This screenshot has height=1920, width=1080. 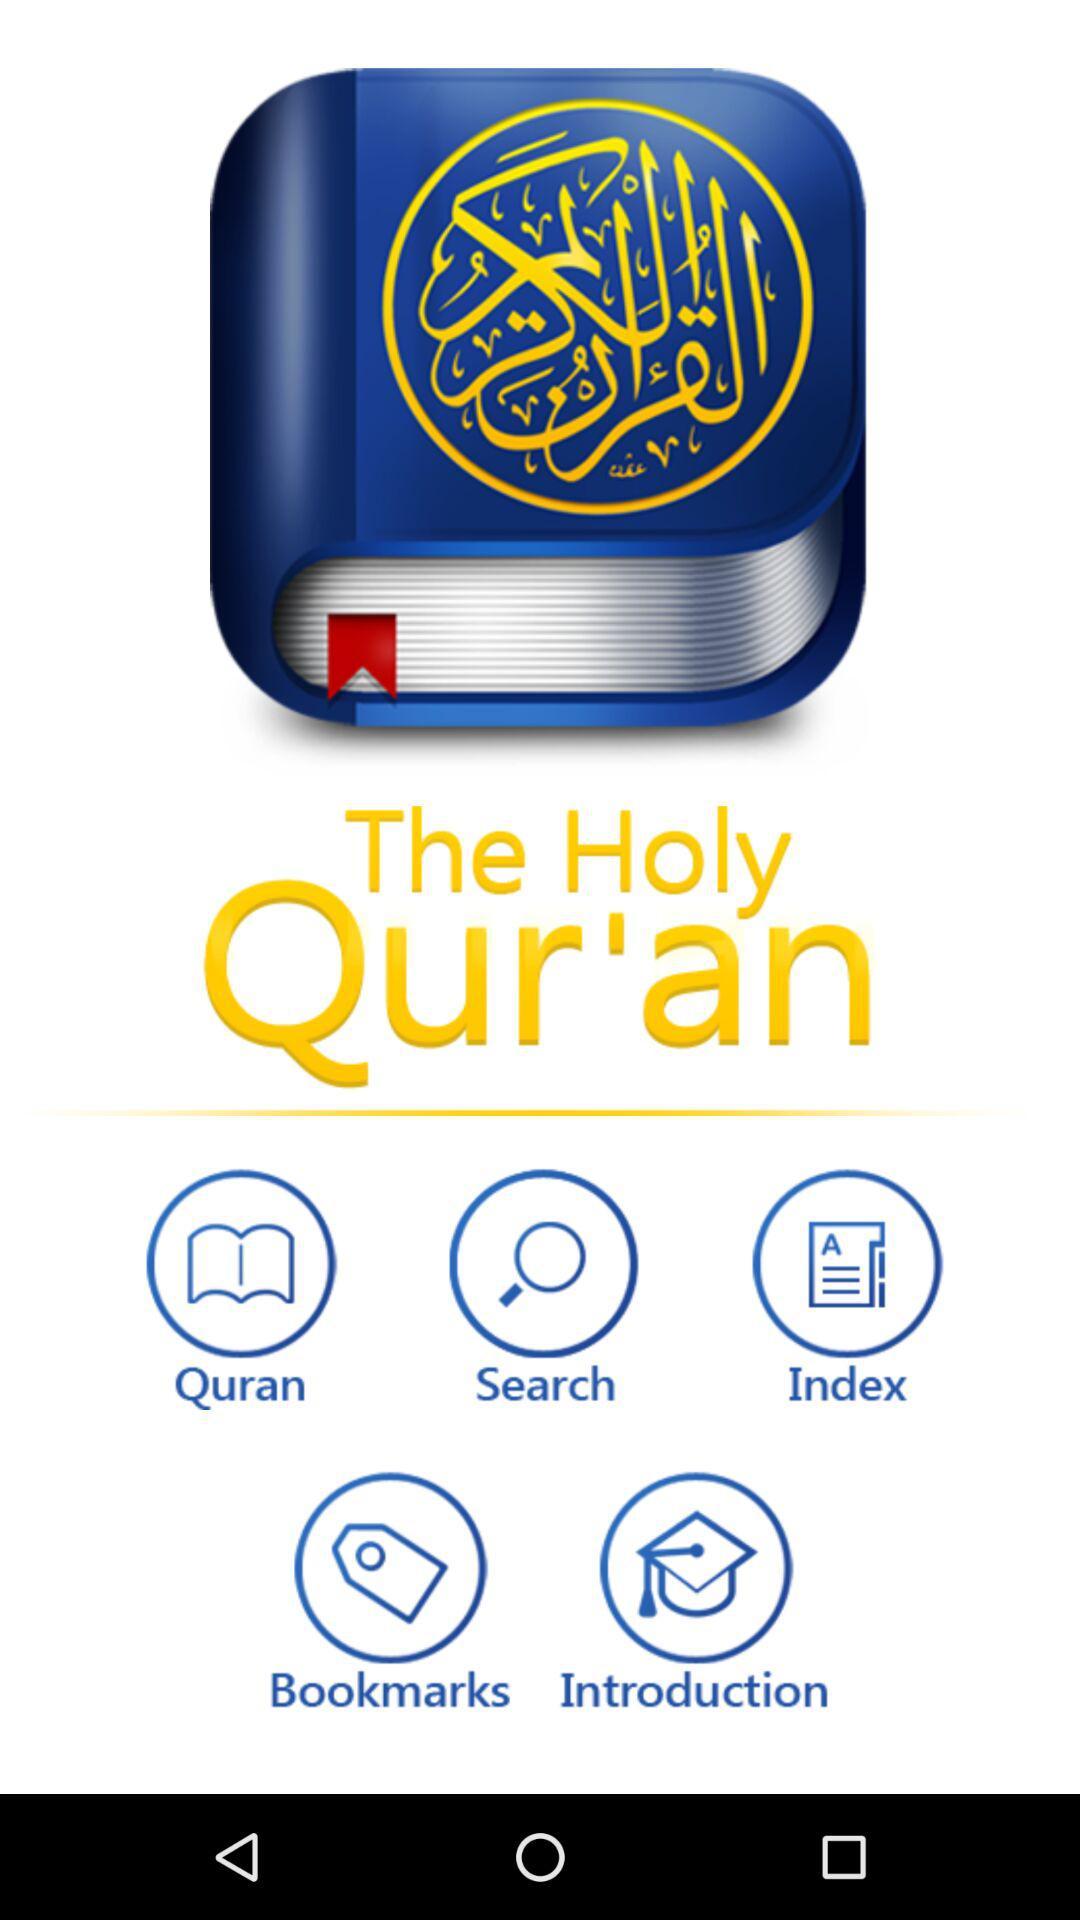 What do you see at coordinates (235, 1283) in the screenshot?
I see `open quran to read` at bounding box center [235, 1283].